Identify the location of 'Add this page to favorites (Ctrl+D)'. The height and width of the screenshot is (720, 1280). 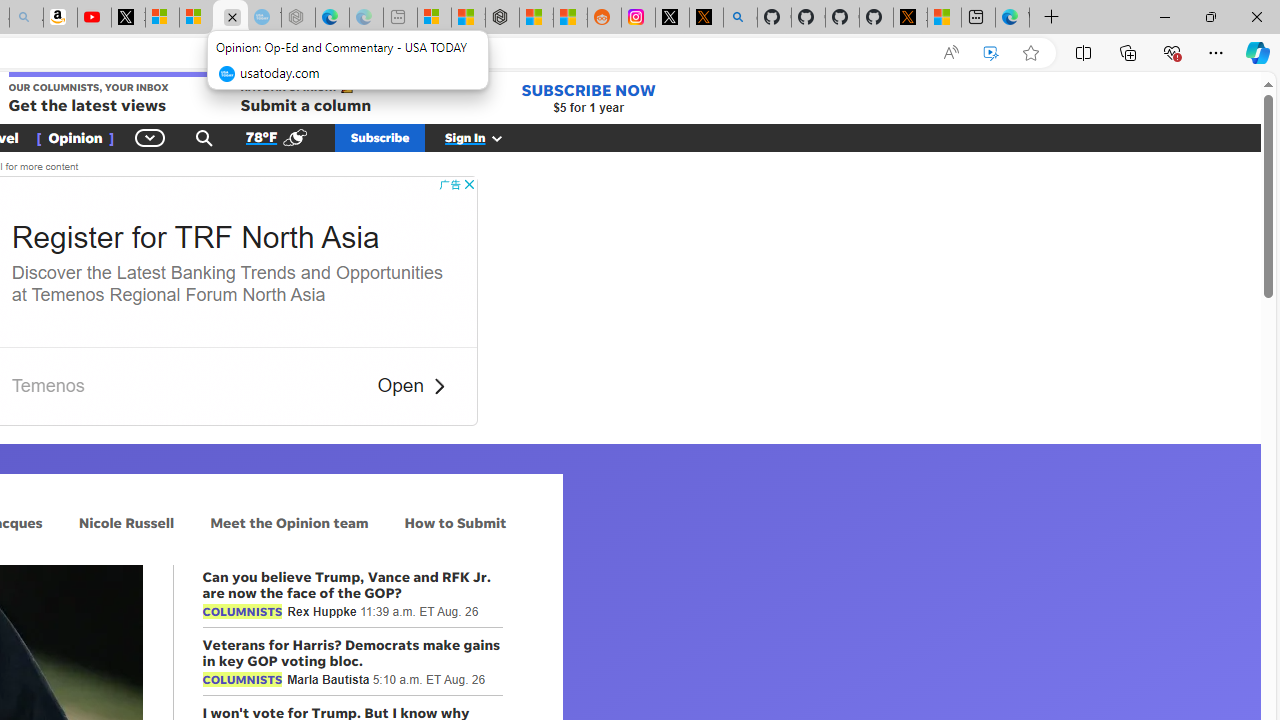
(1031, 52).